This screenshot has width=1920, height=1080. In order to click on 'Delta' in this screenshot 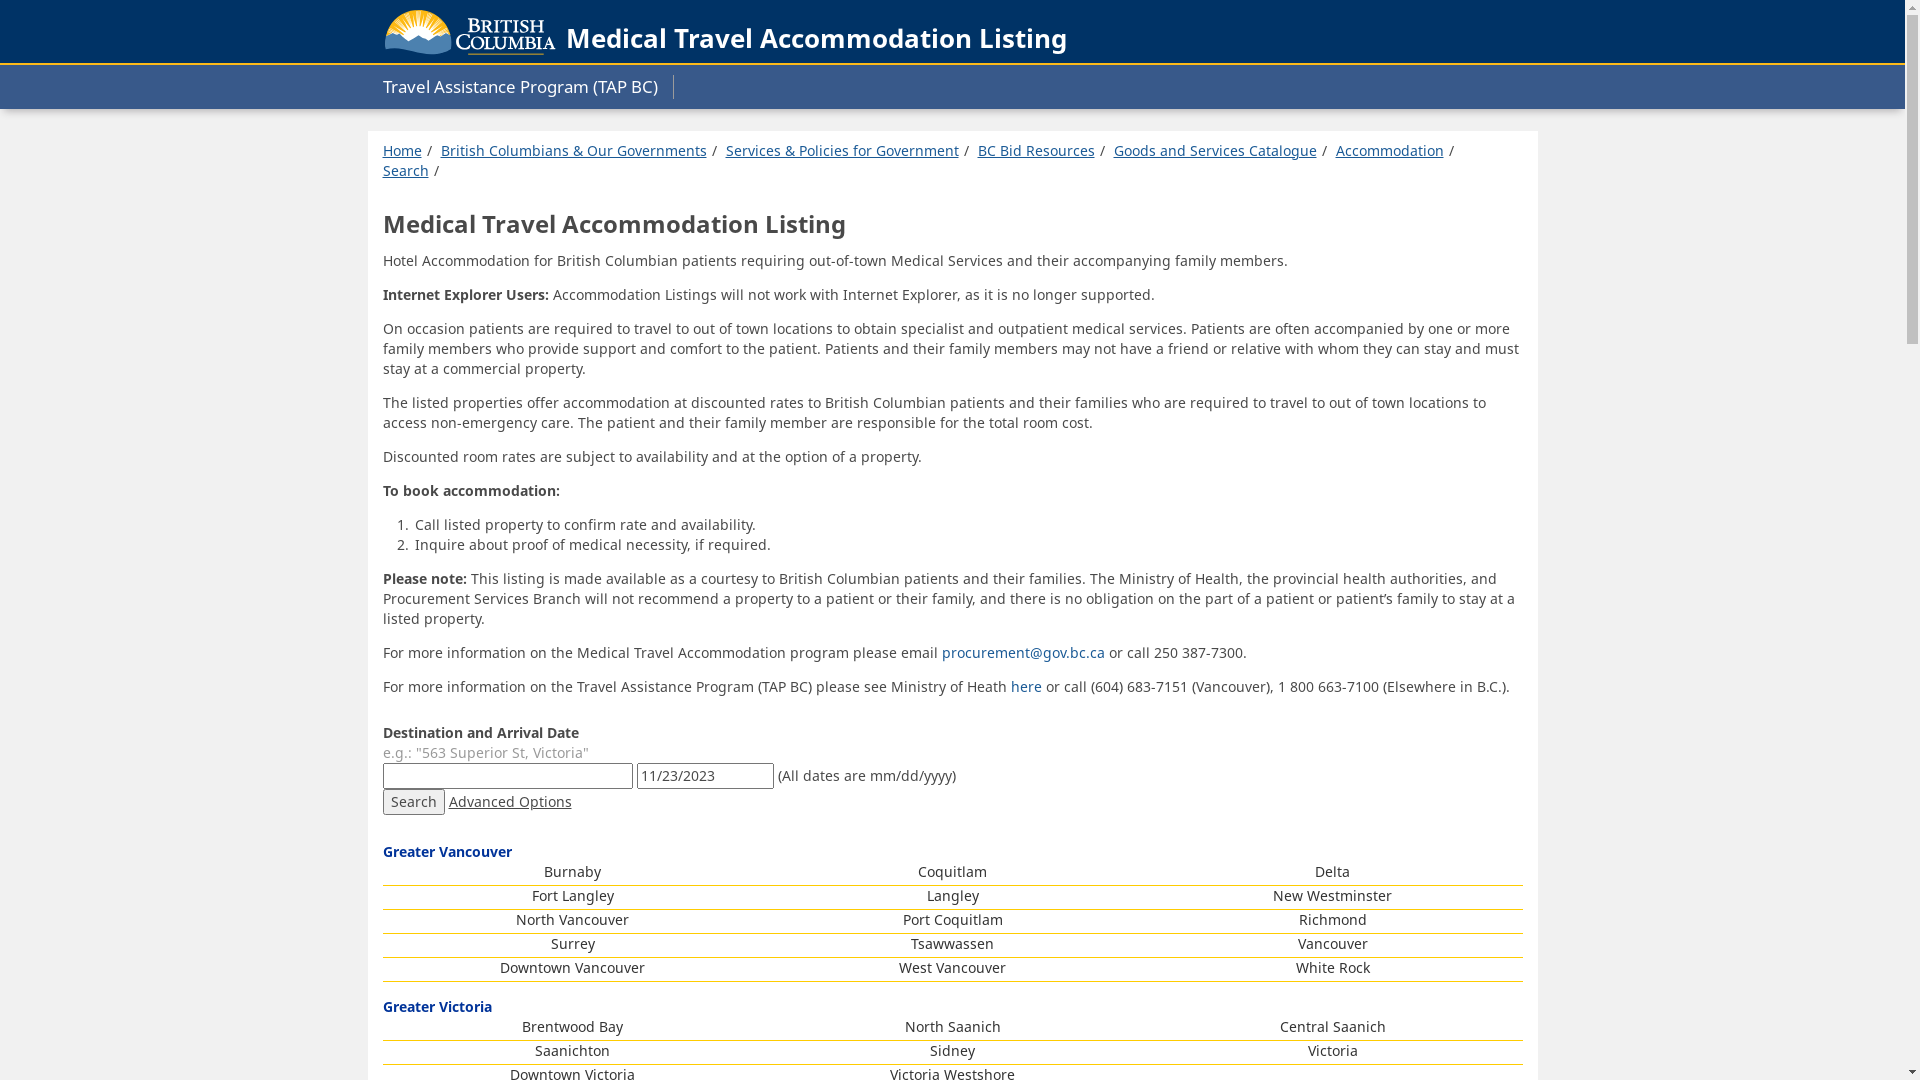, I will do `click(1332, 870)`.